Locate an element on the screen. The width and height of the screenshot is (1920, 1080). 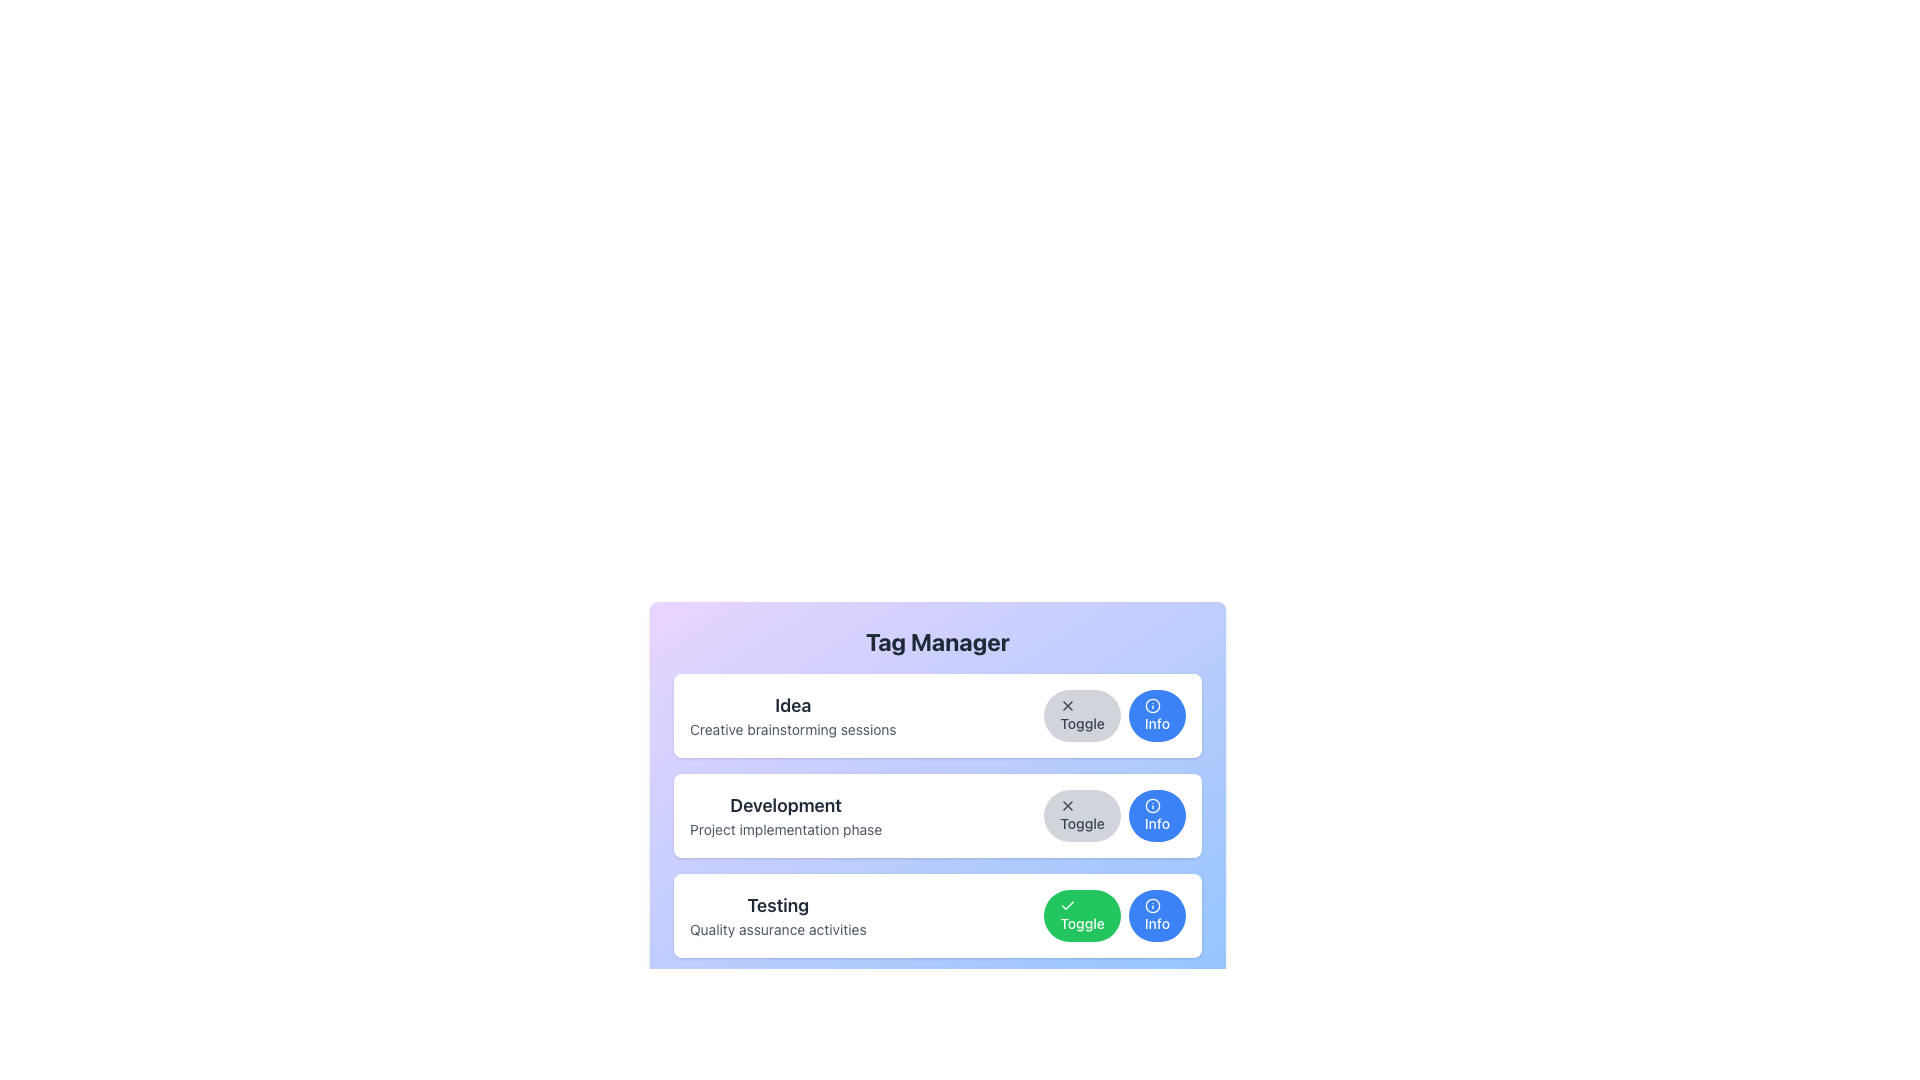
the decorative graphical icon element within the 'Info' button of the 'Testing' section is located at coordinates (1152, 906).